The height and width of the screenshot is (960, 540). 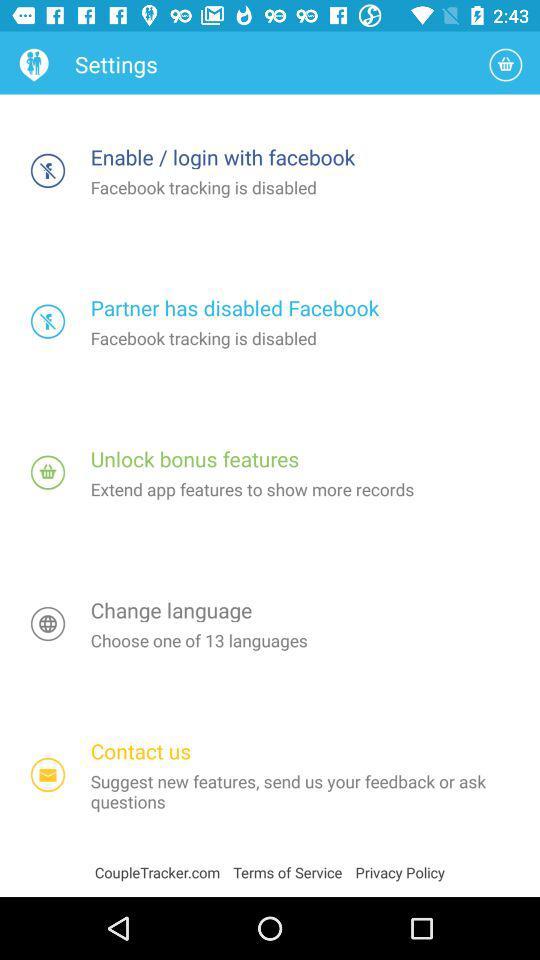 I want to click on contact us, so click(x=48, y=774).